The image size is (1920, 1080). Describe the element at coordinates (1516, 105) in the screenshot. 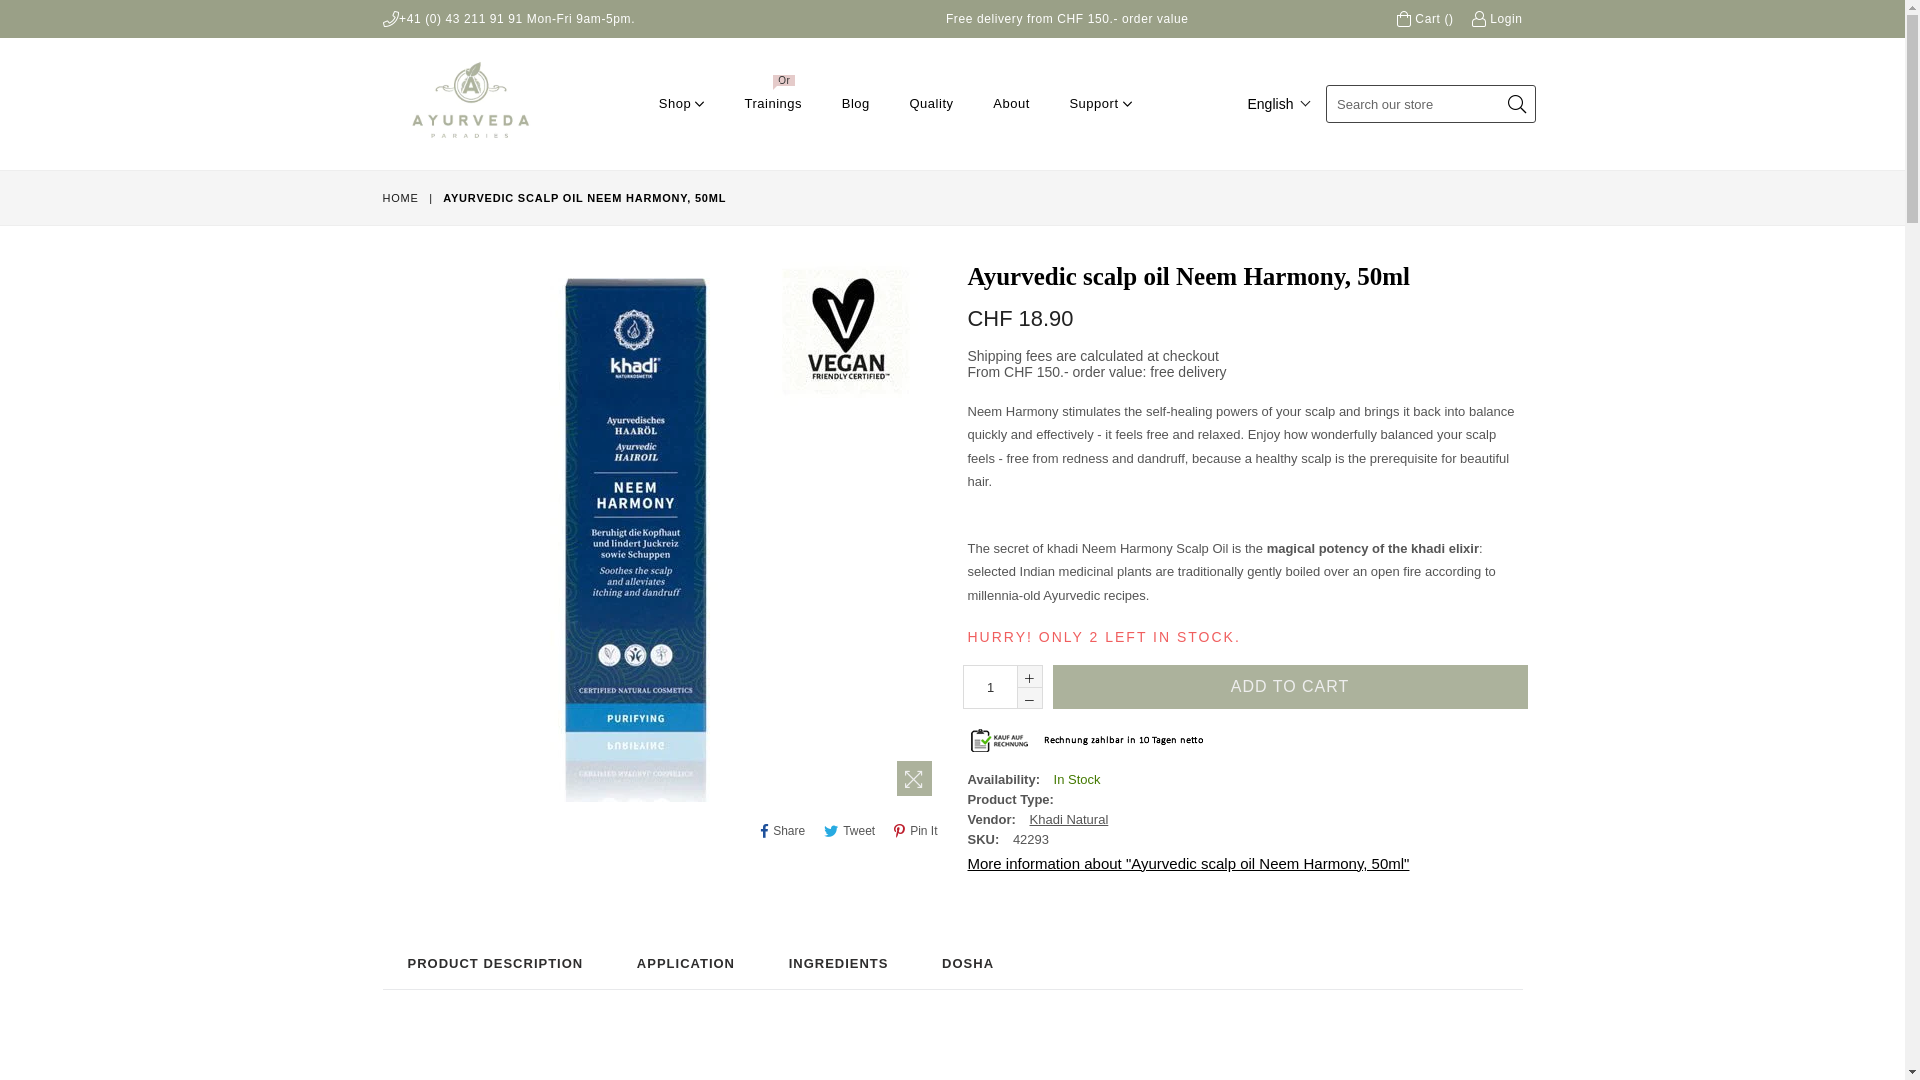

I see `'Submit'` at that location.